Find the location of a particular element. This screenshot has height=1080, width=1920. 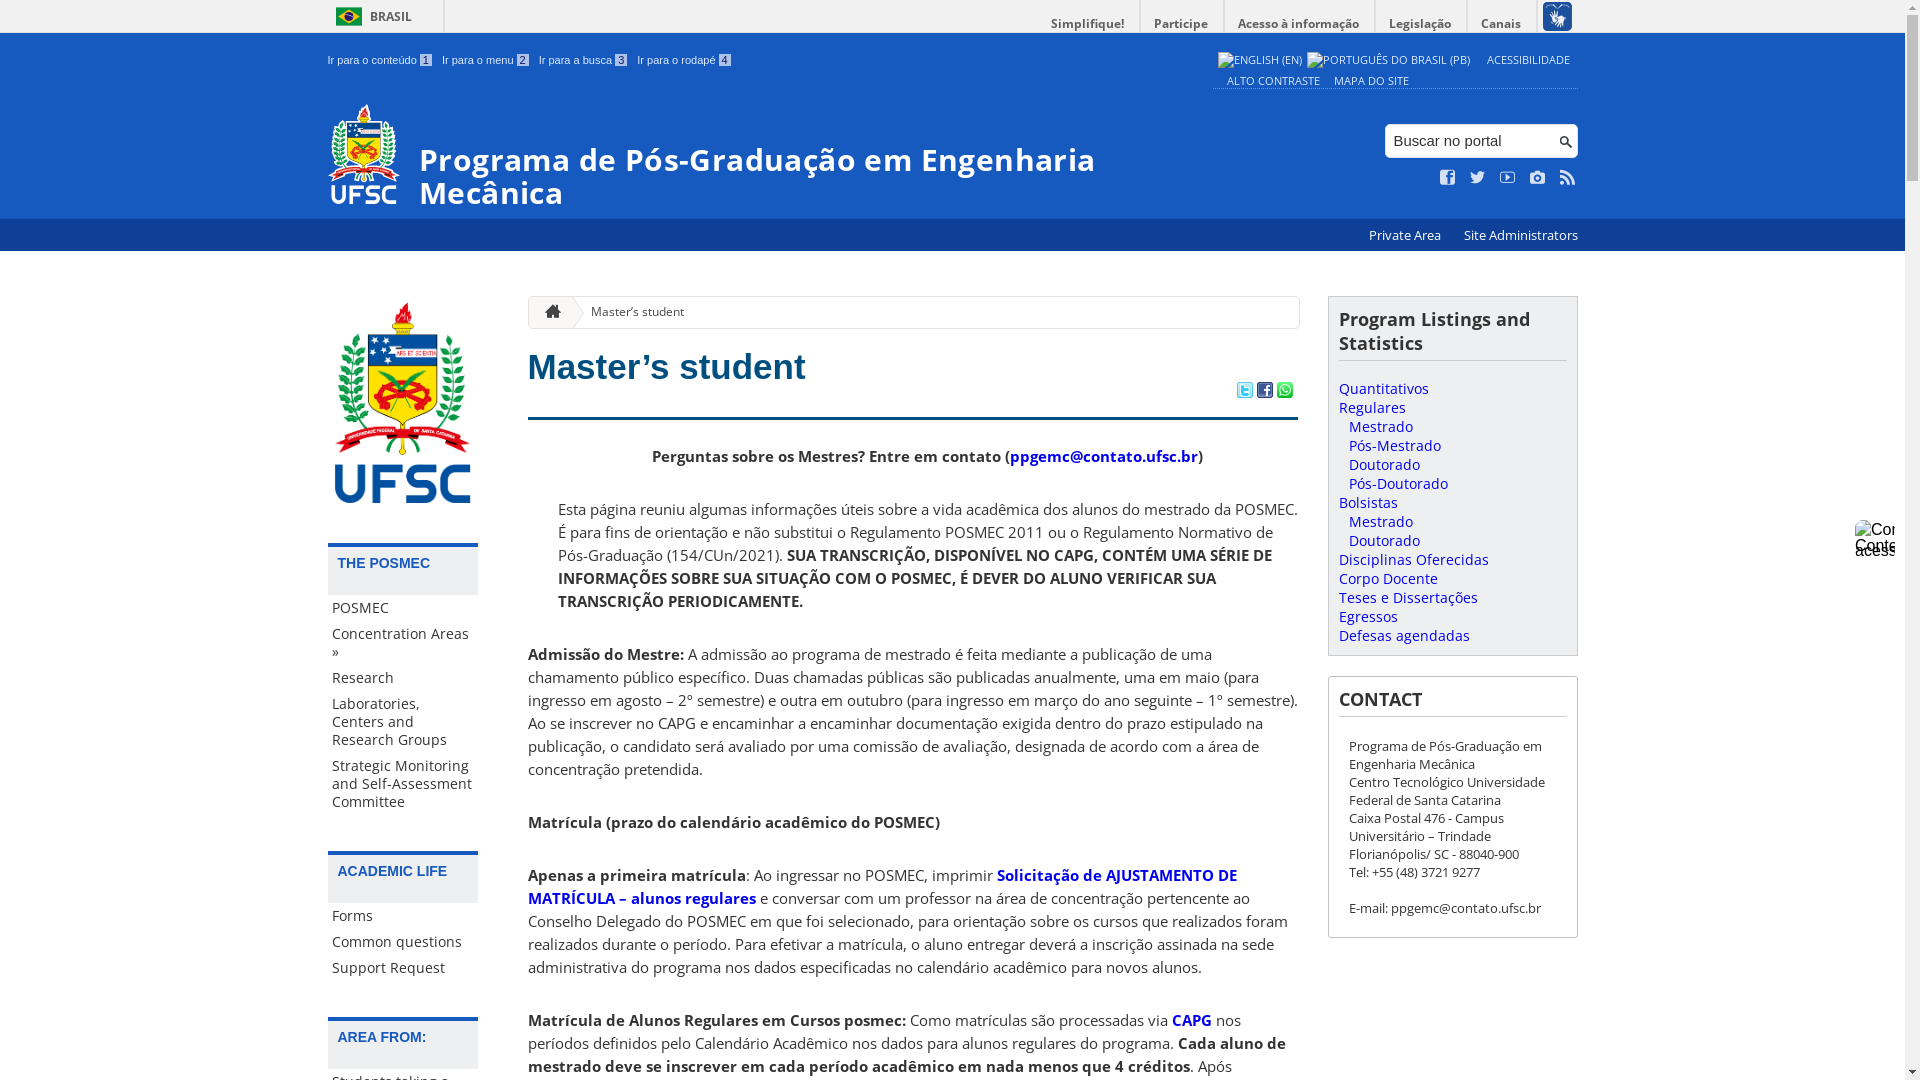

'Veja no Instagram' is located at coordinates (1536, 176).